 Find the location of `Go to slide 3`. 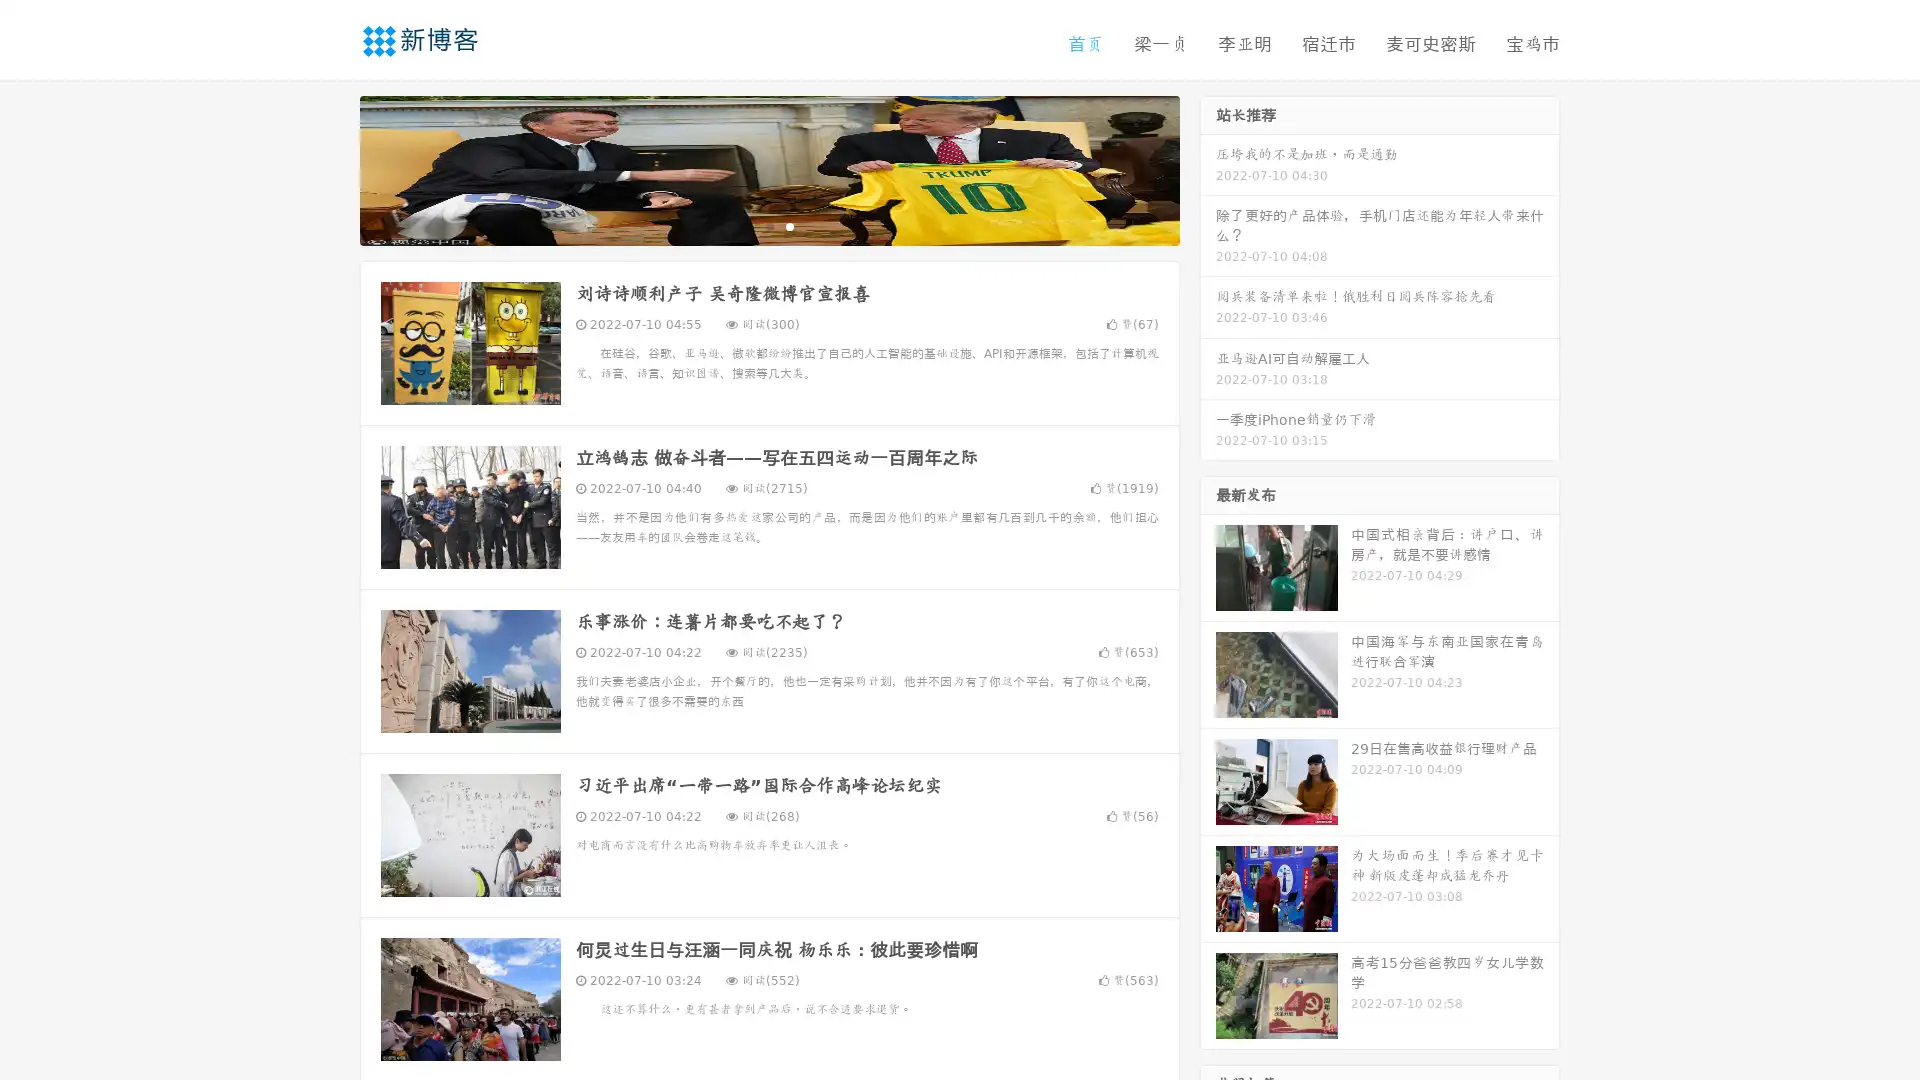

Go to slide 3 is located at coordinates (789, 225).